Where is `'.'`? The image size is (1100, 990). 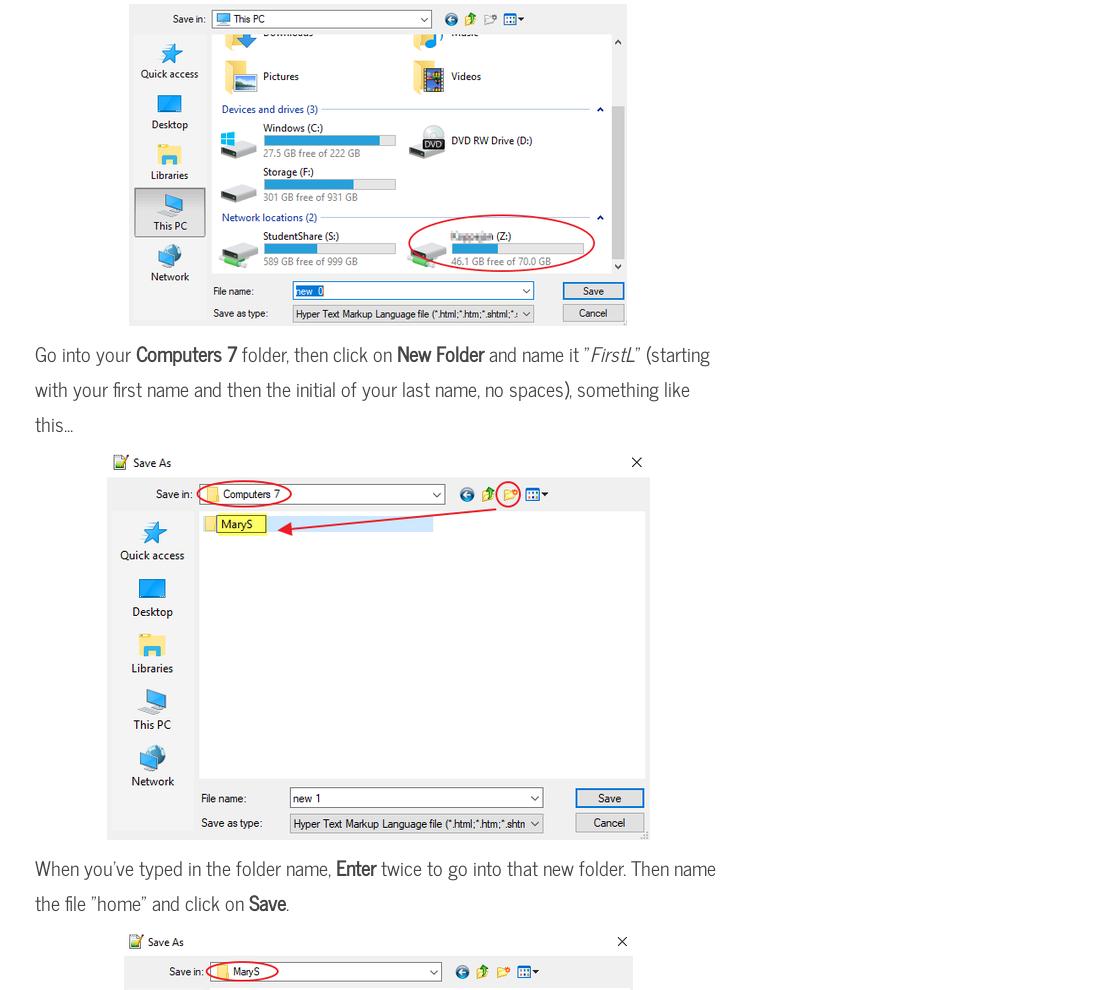 '.' is located at coordinates (286, 901).